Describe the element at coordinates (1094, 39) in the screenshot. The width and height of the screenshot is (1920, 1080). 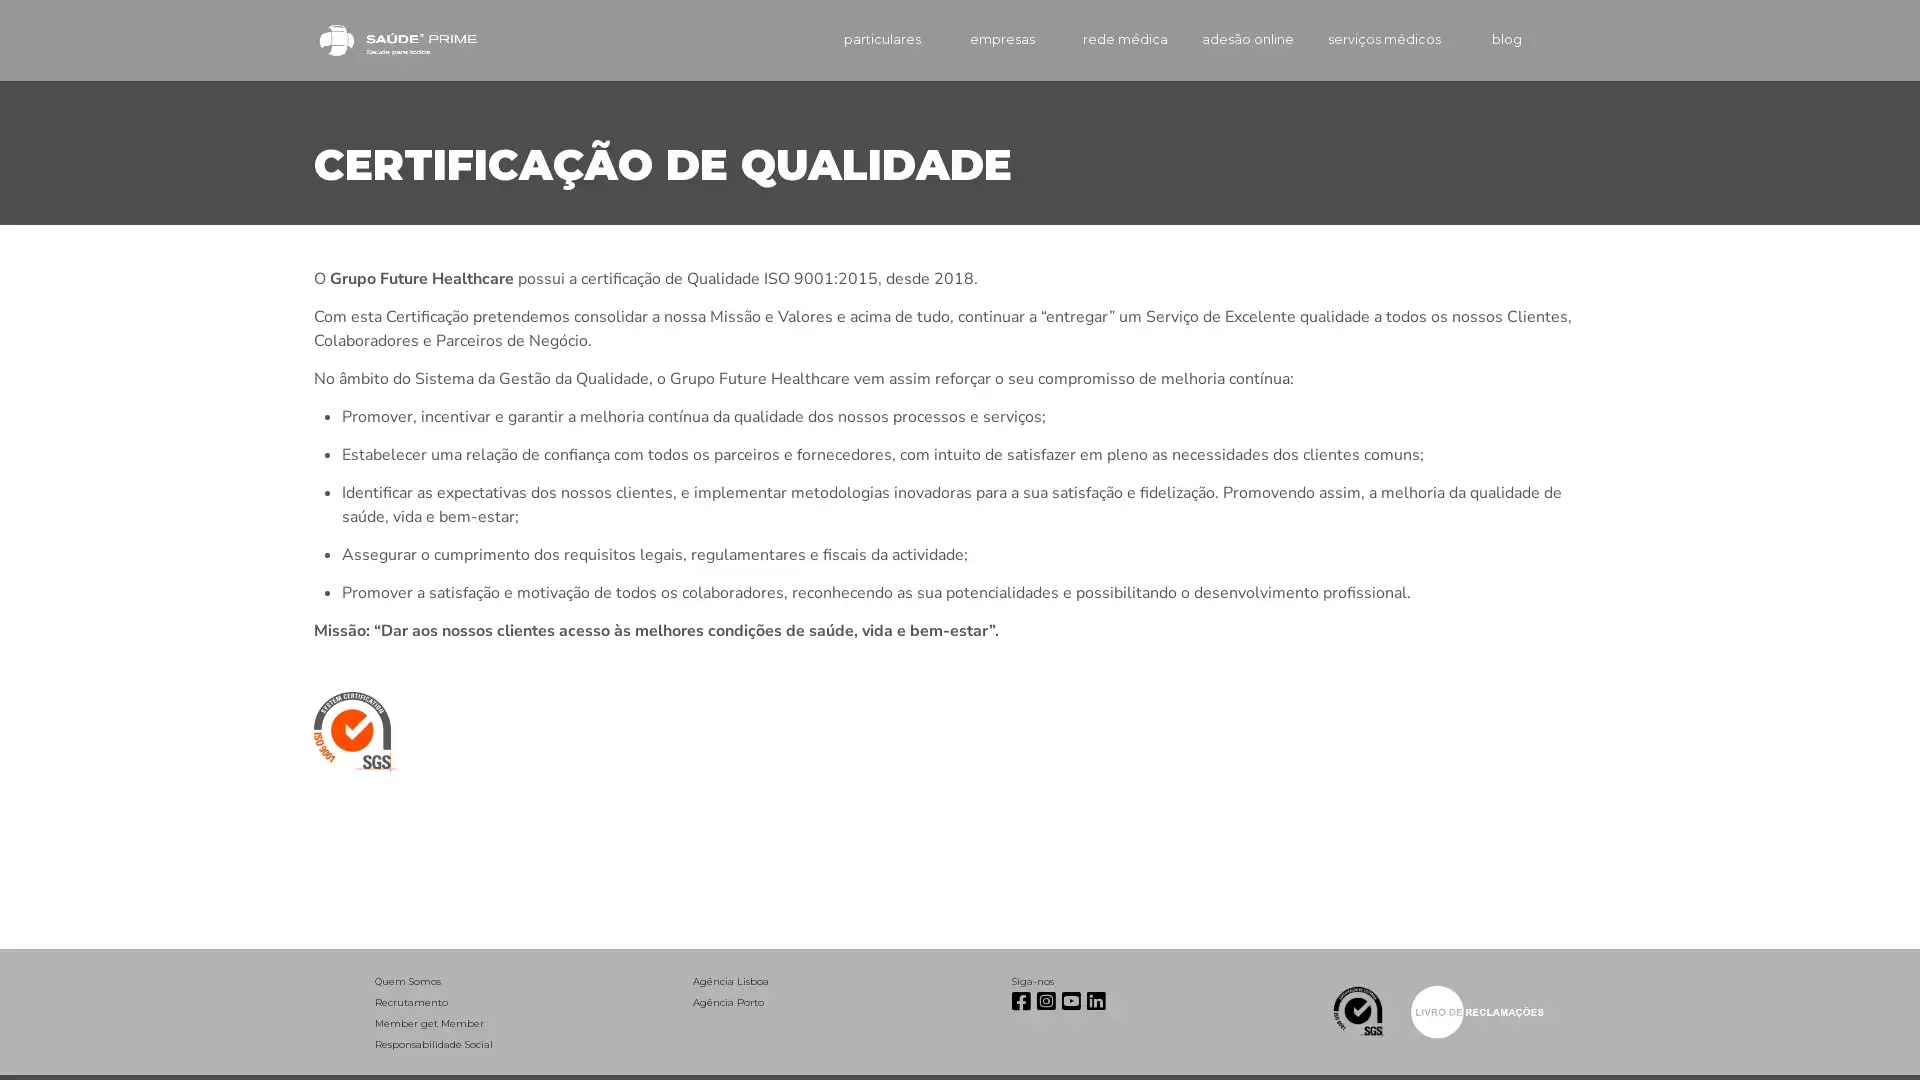
I see `rede medica` at that location.